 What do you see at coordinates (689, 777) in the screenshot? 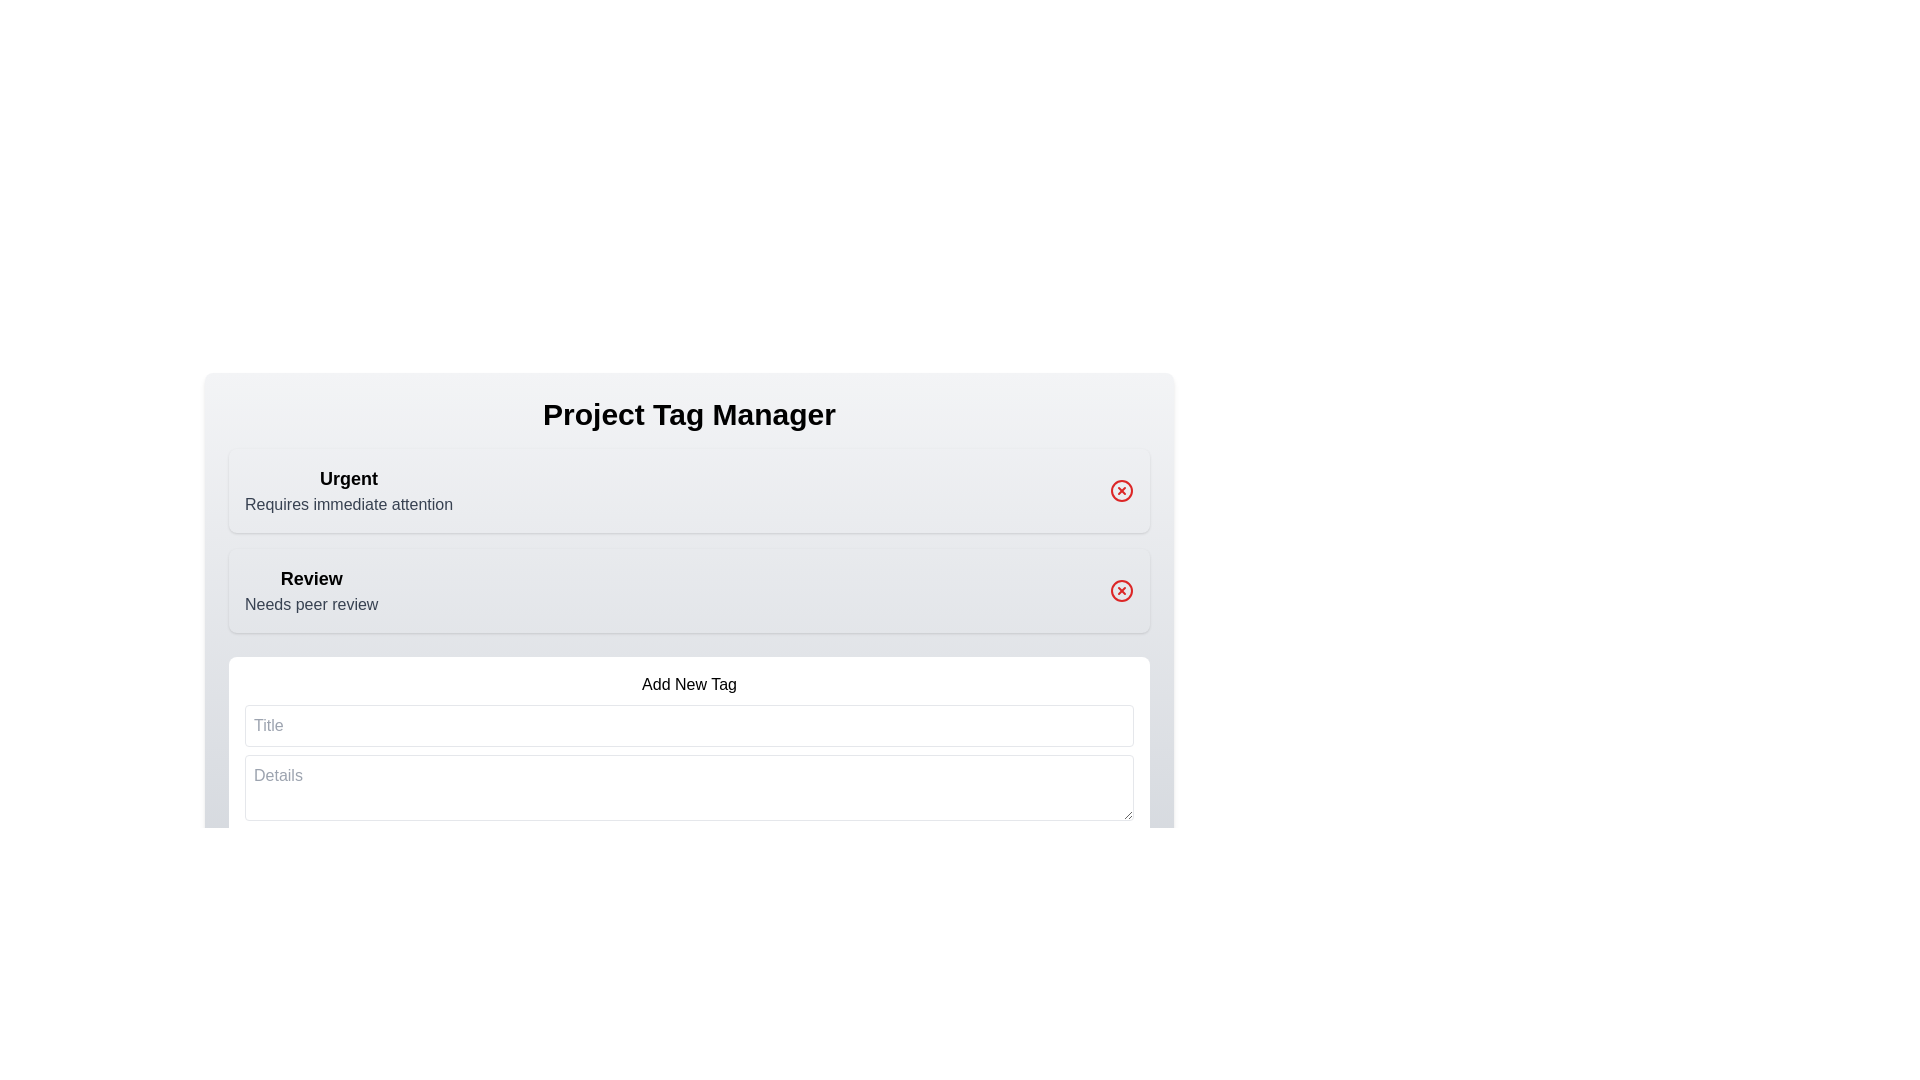
I see `the 'Add Tag' button located at the bottom of the 'Project Tag Manager' section` at bounding box center [689, 777].